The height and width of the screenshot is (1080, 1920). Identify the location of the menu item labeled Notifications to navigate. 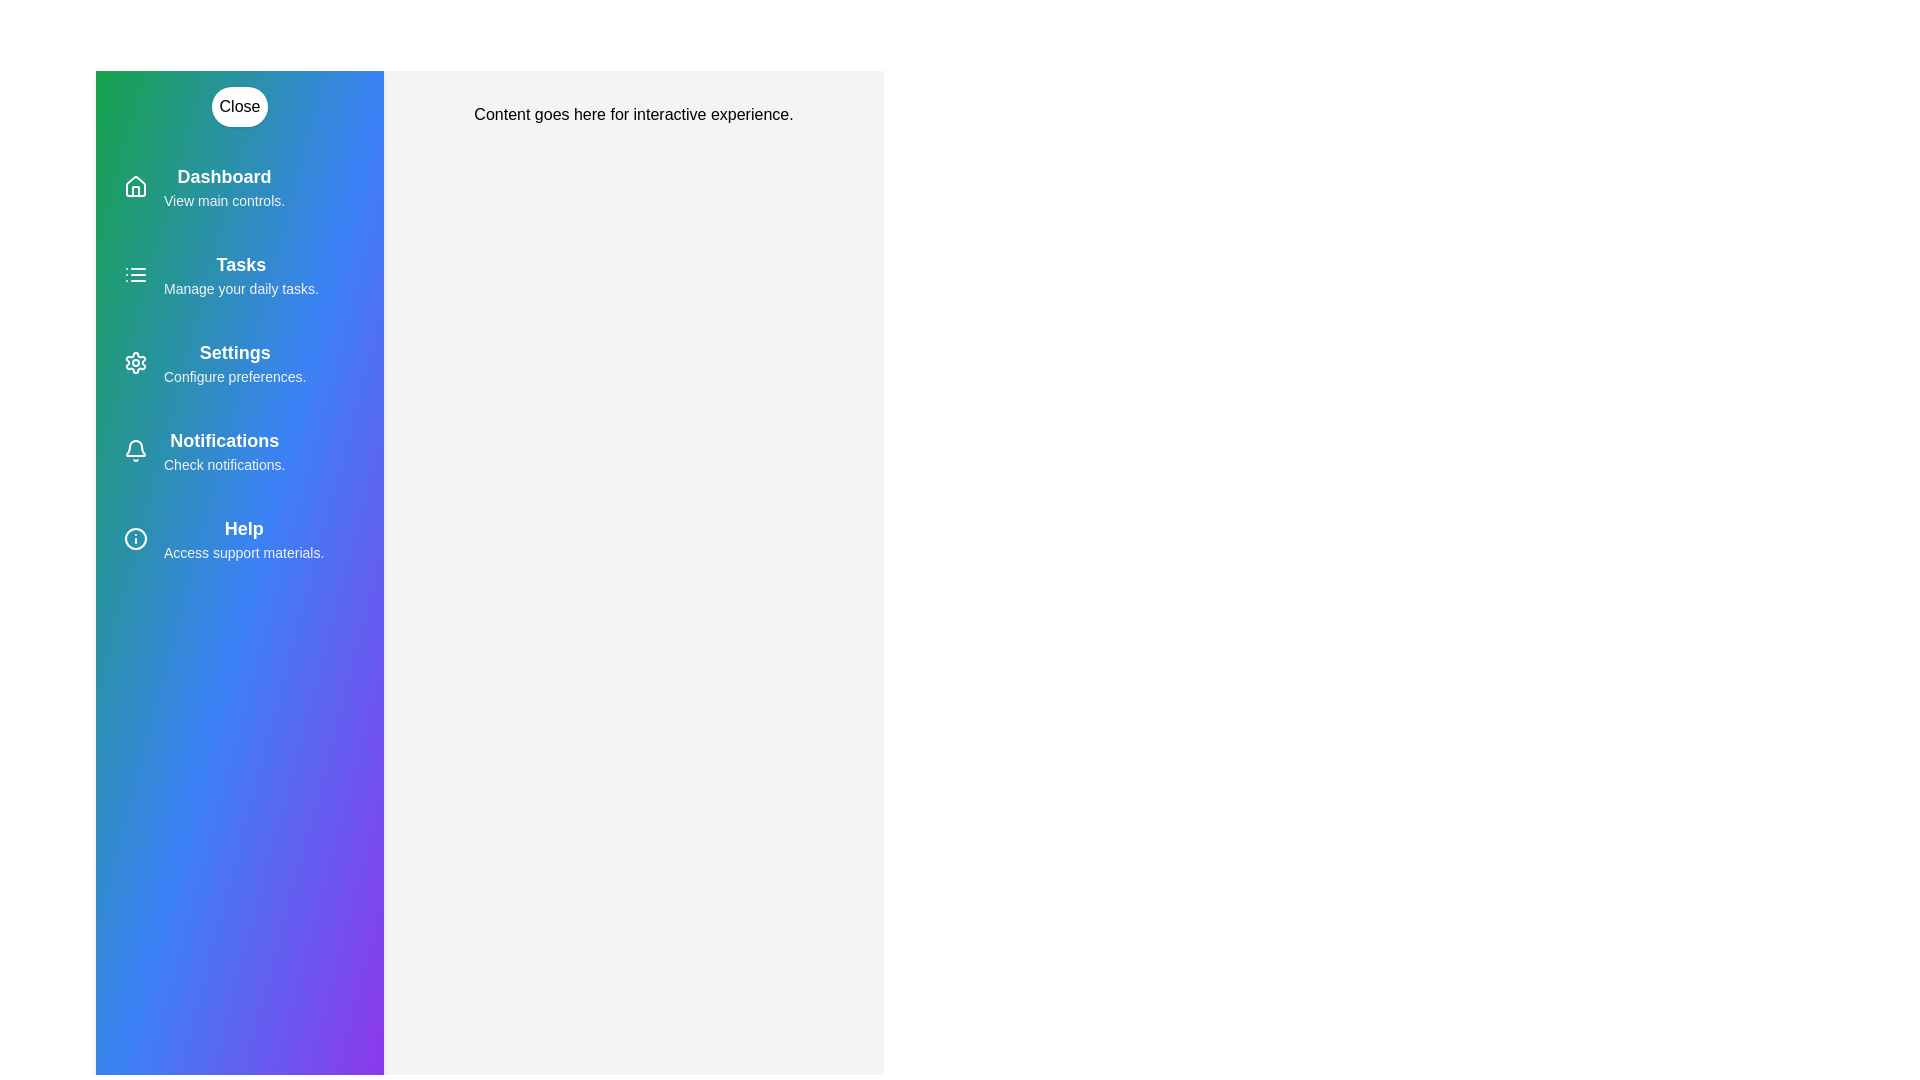
(240, 451).